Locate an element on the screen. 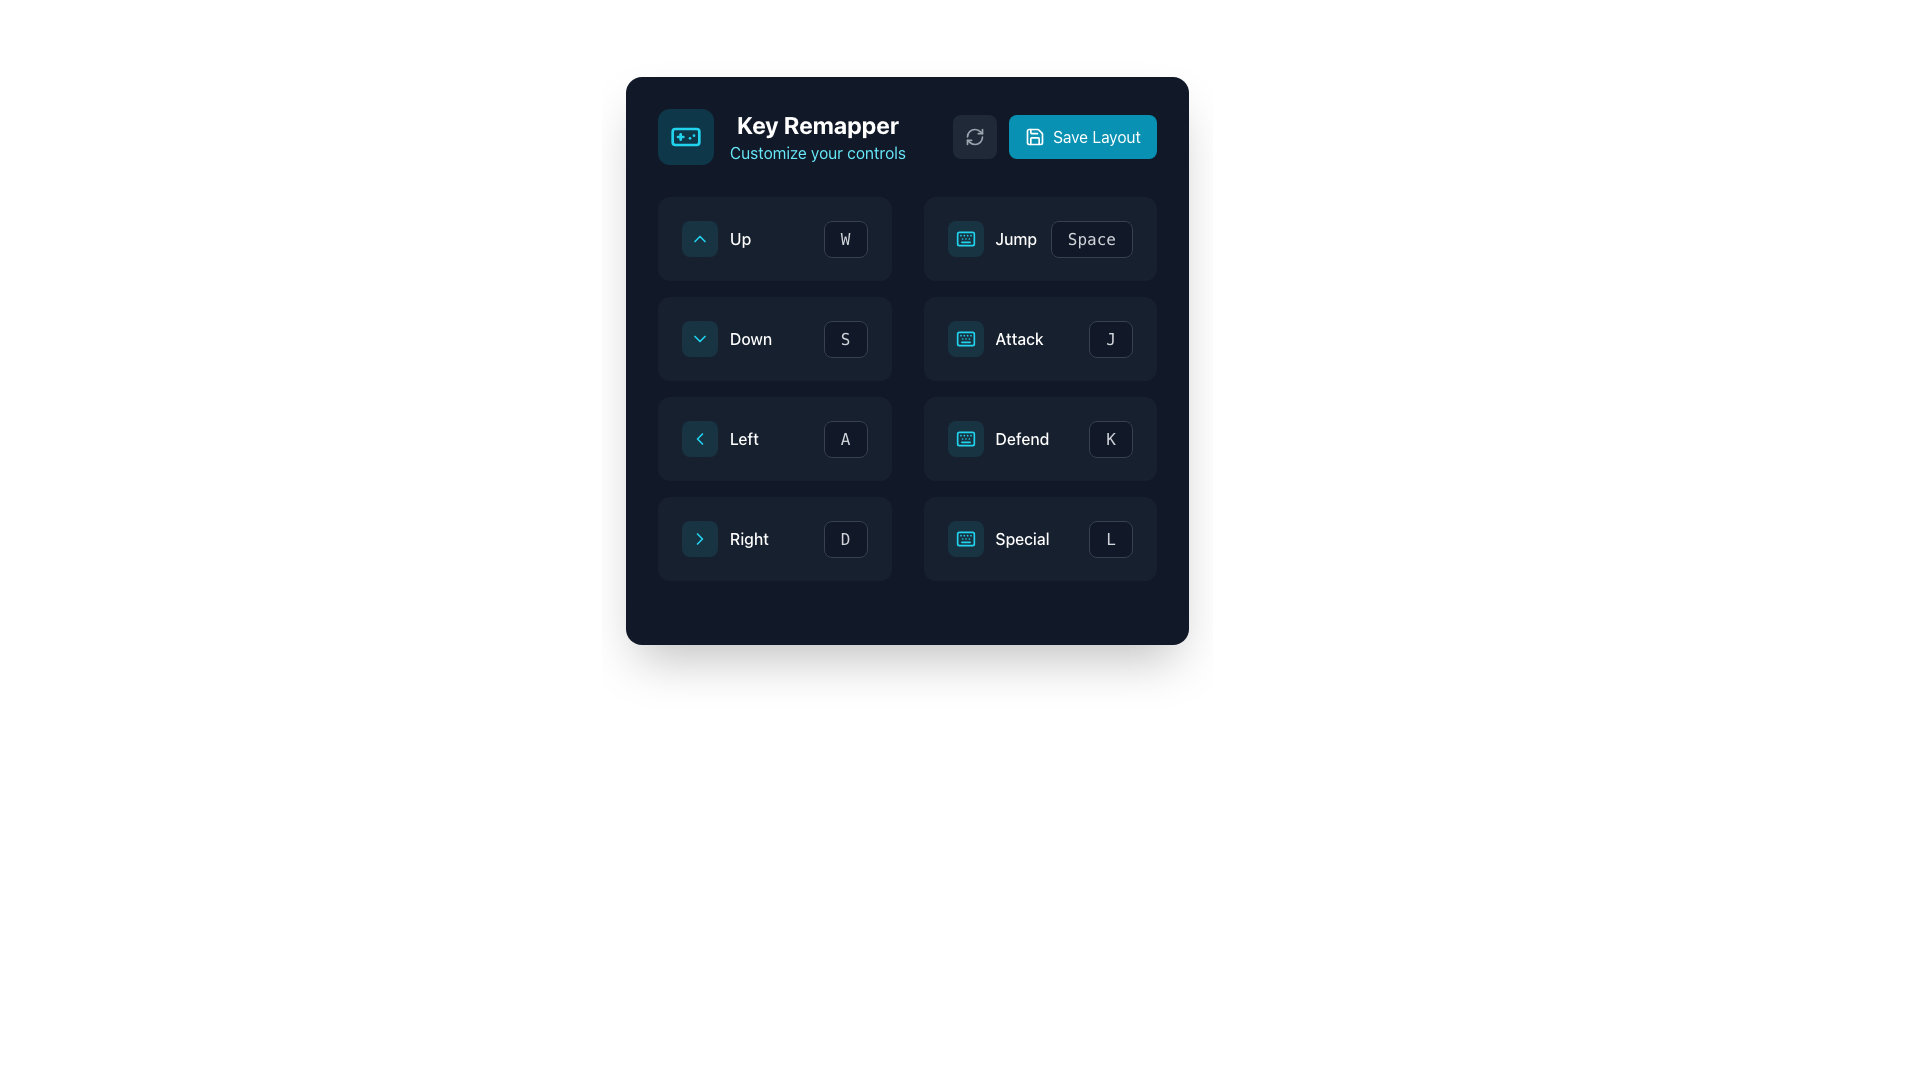 This screenshot has height=1080, width=1920. the keyboard icon located is located at coordinates (965, 238).